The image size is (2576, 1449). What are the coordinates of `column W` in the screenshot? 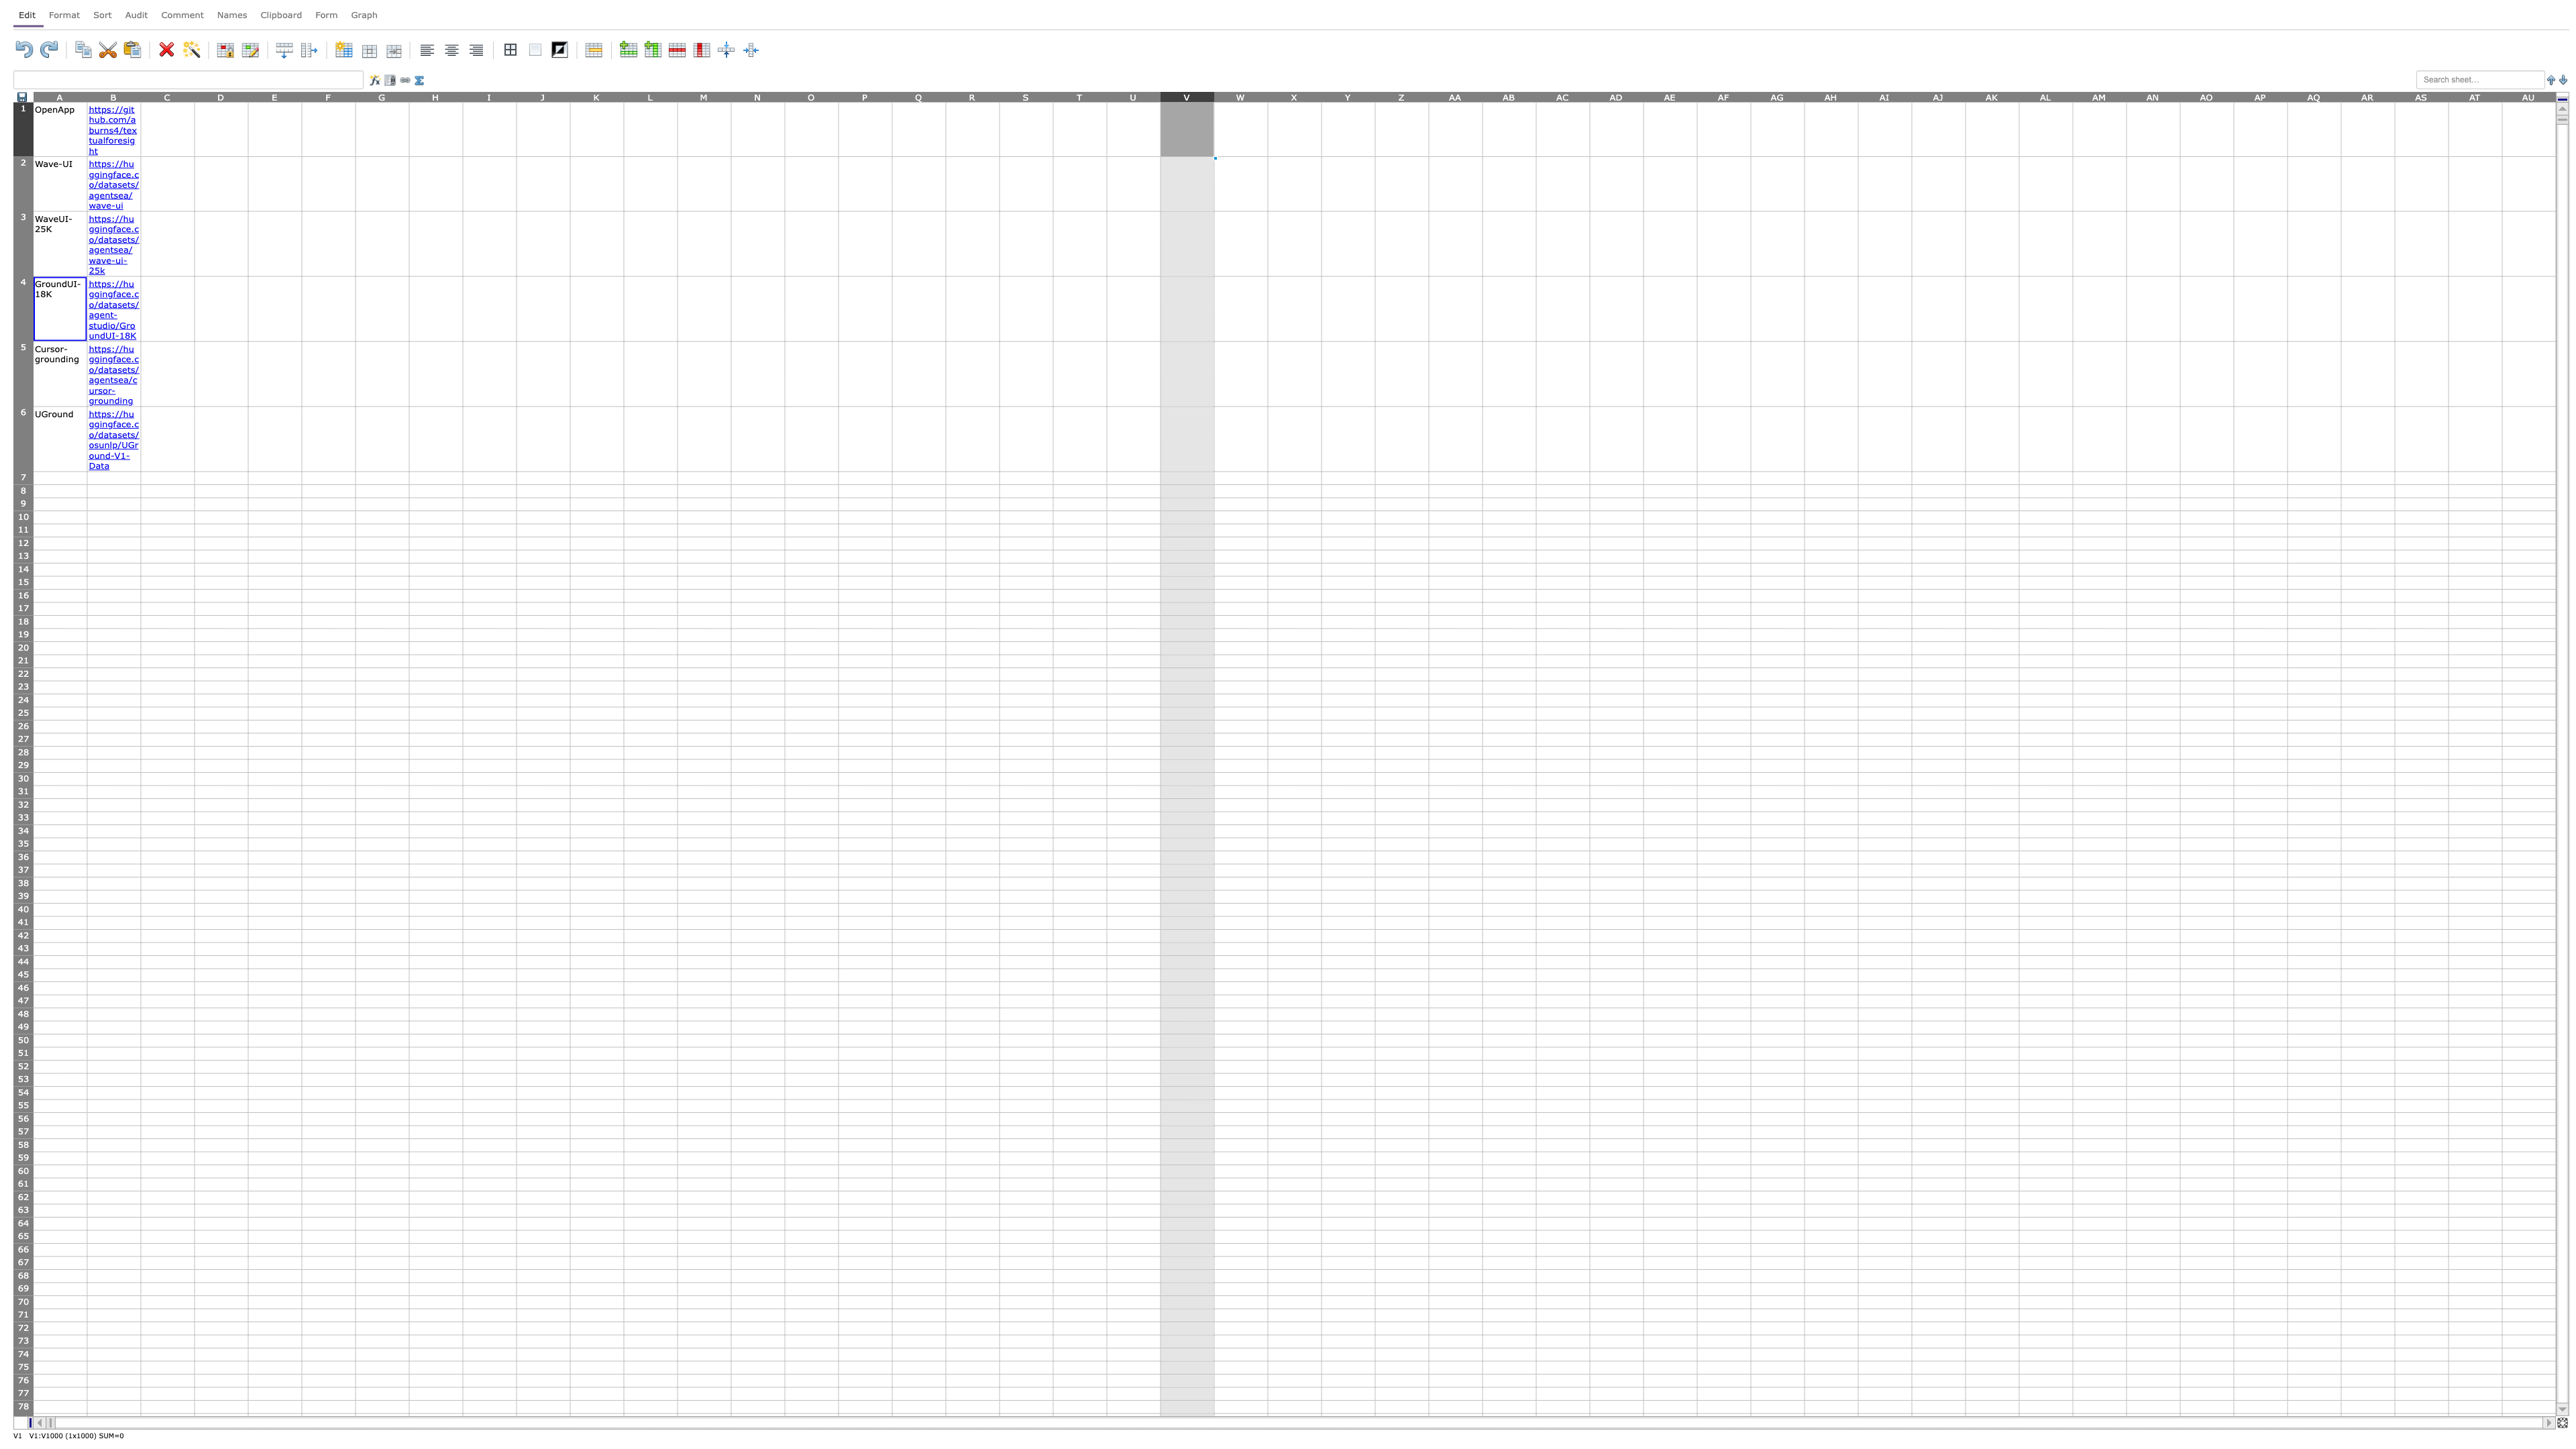 It's located at (1240, 95).